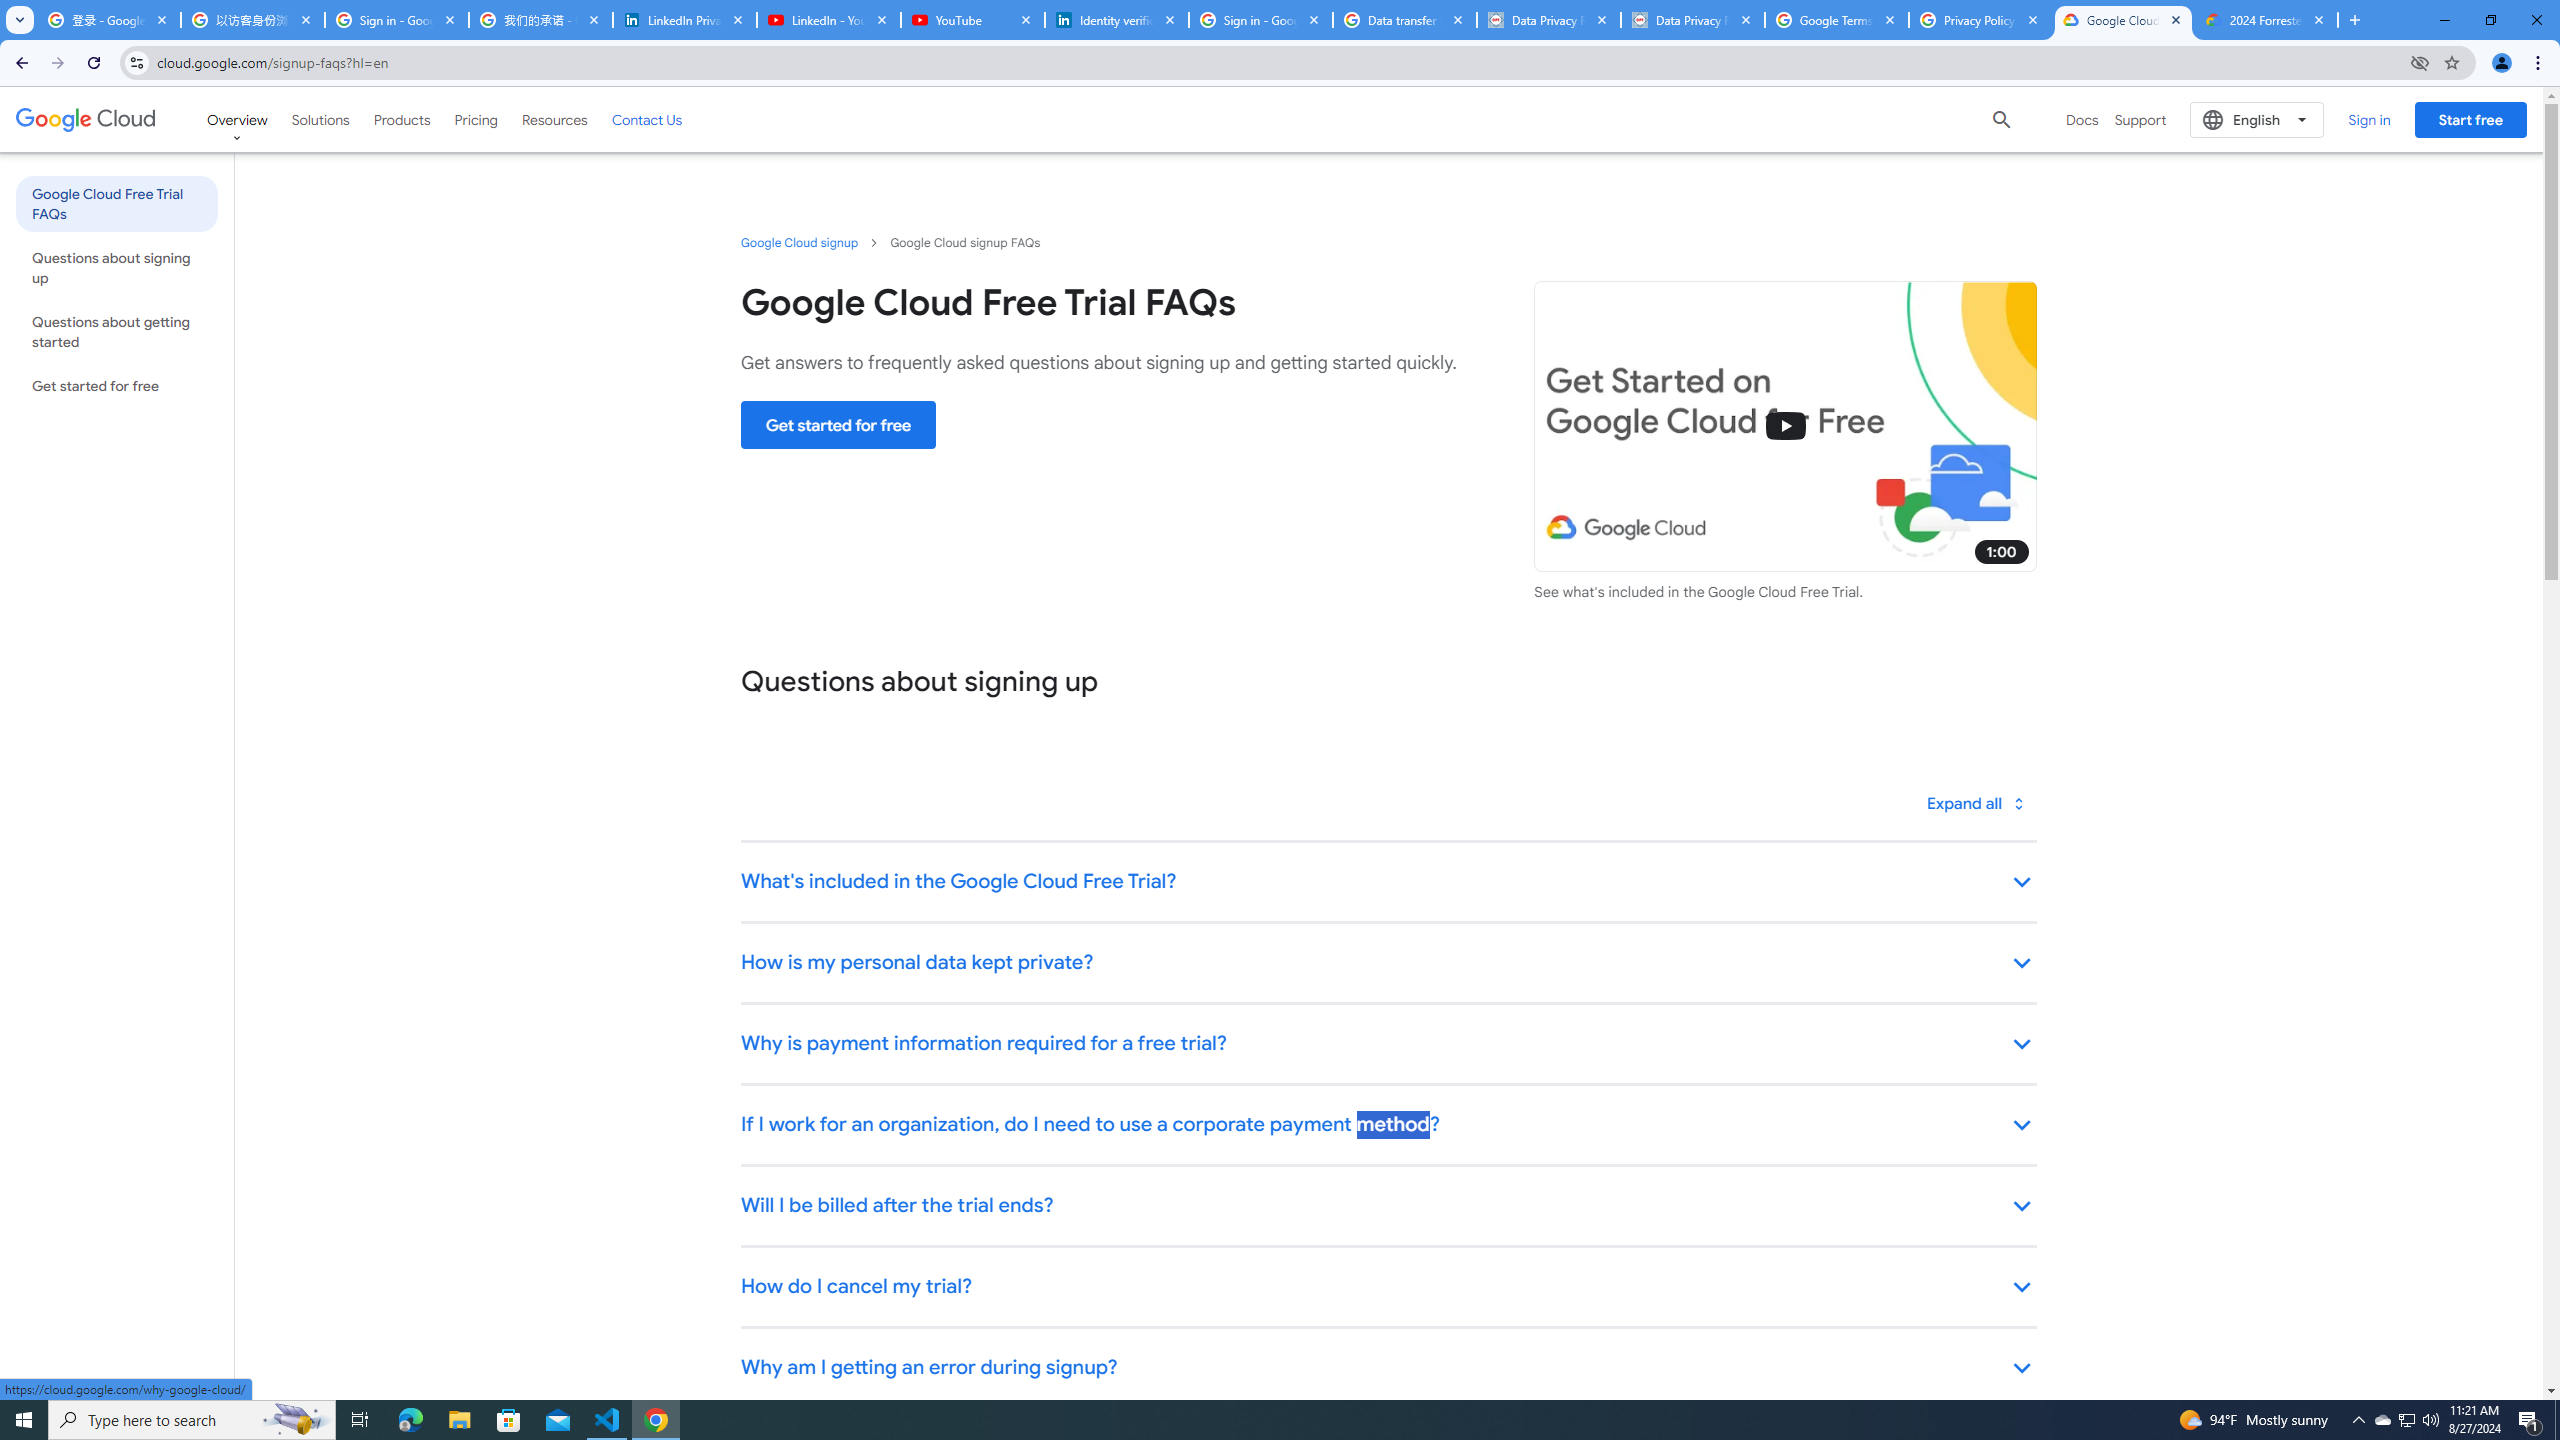  I want to click on 'Google Cloud signup', so click(799, 241).